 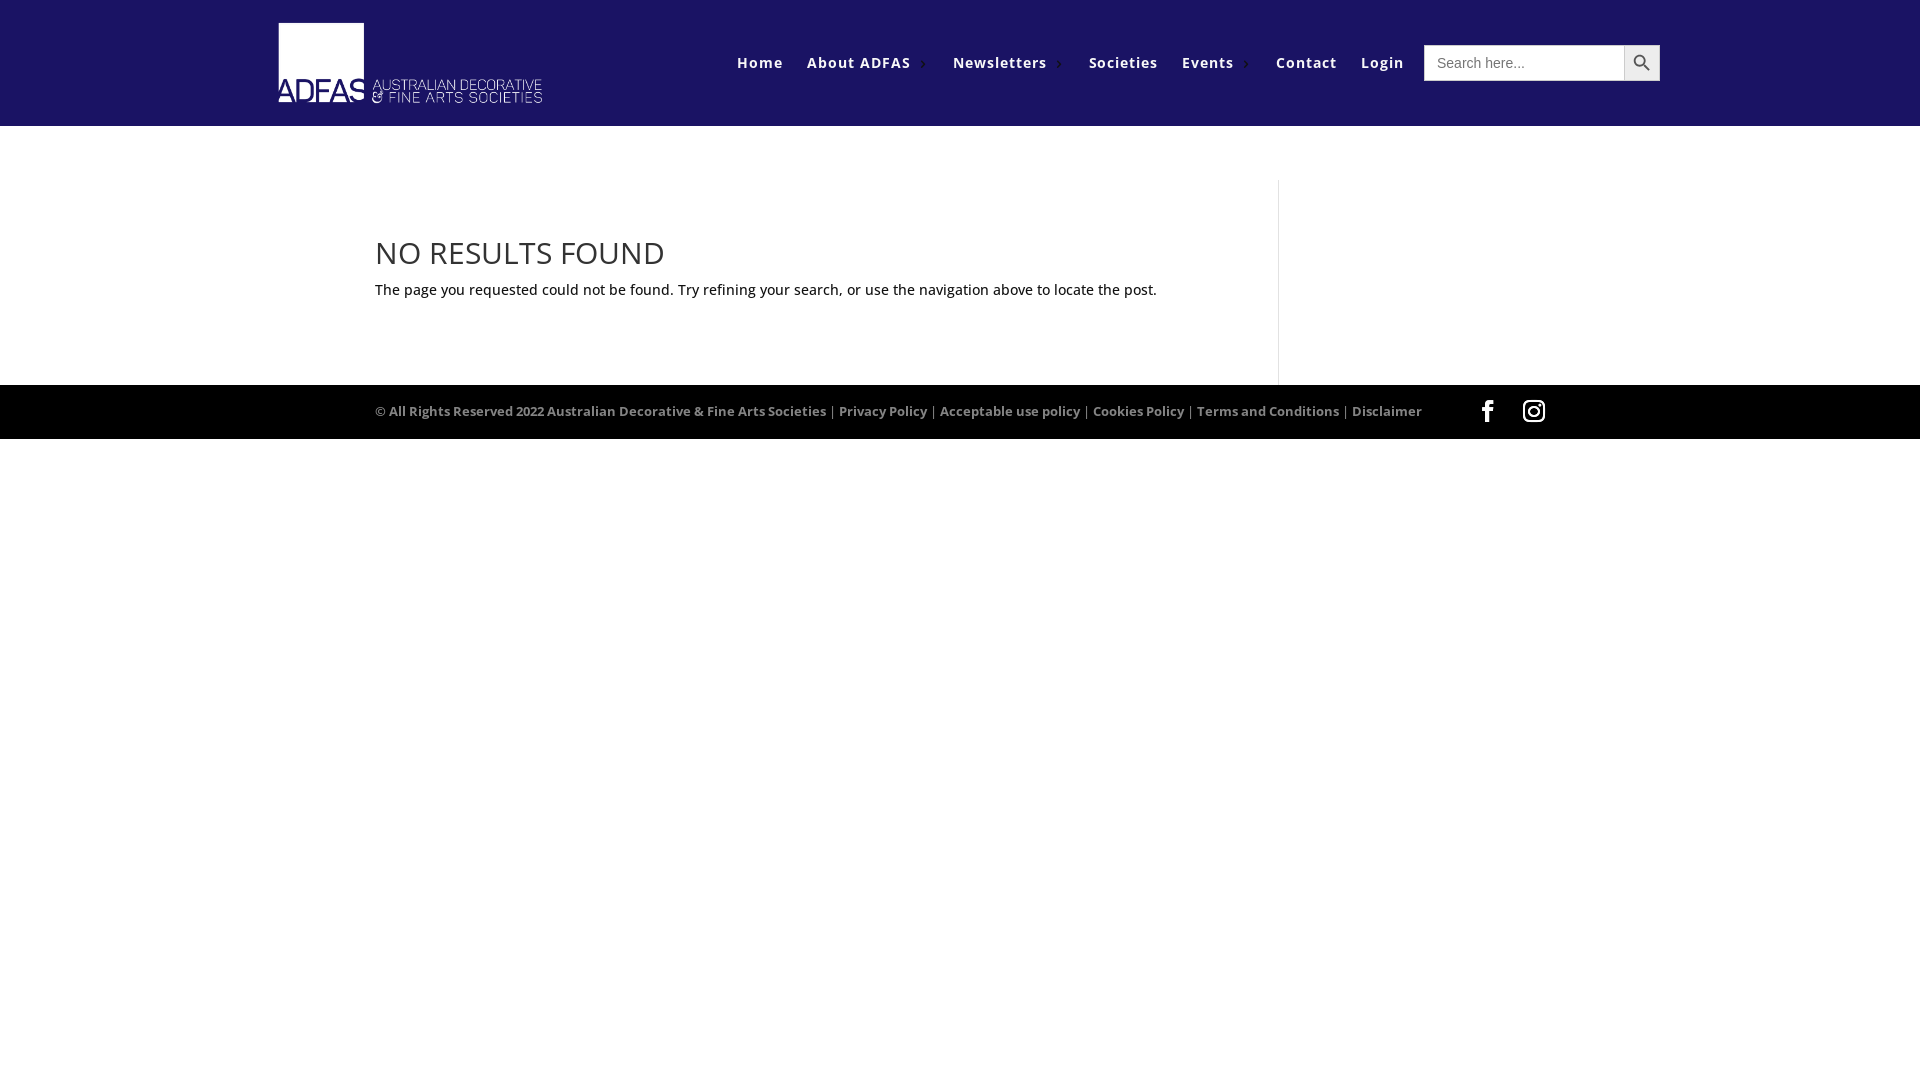 I want to click on 'Terms and Conditions', so click(x=1266, y=410).